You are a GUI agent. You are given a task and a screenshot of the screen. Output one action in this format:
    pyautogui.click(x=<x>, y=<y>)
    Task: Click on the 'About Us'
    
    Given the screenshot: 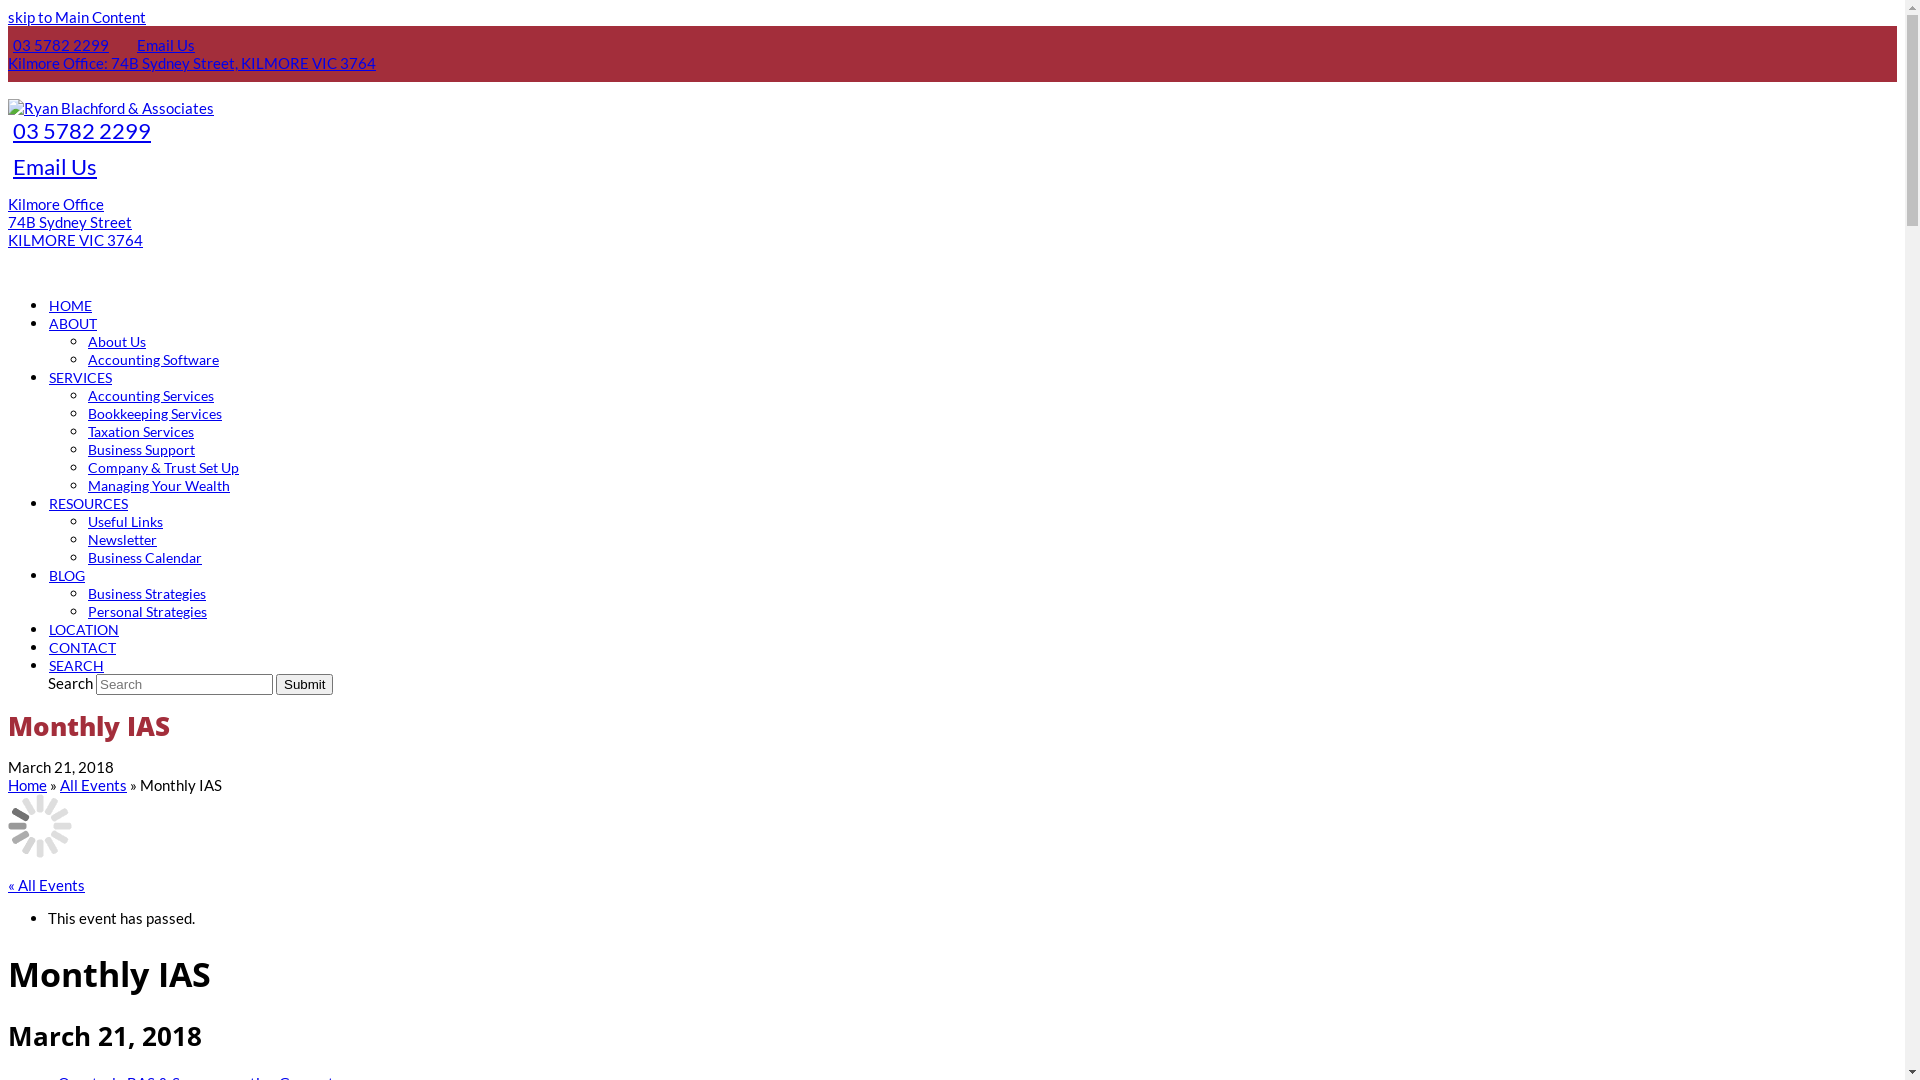 What is the action you would take?
    pyautogui.click(x=115, y=339)
    